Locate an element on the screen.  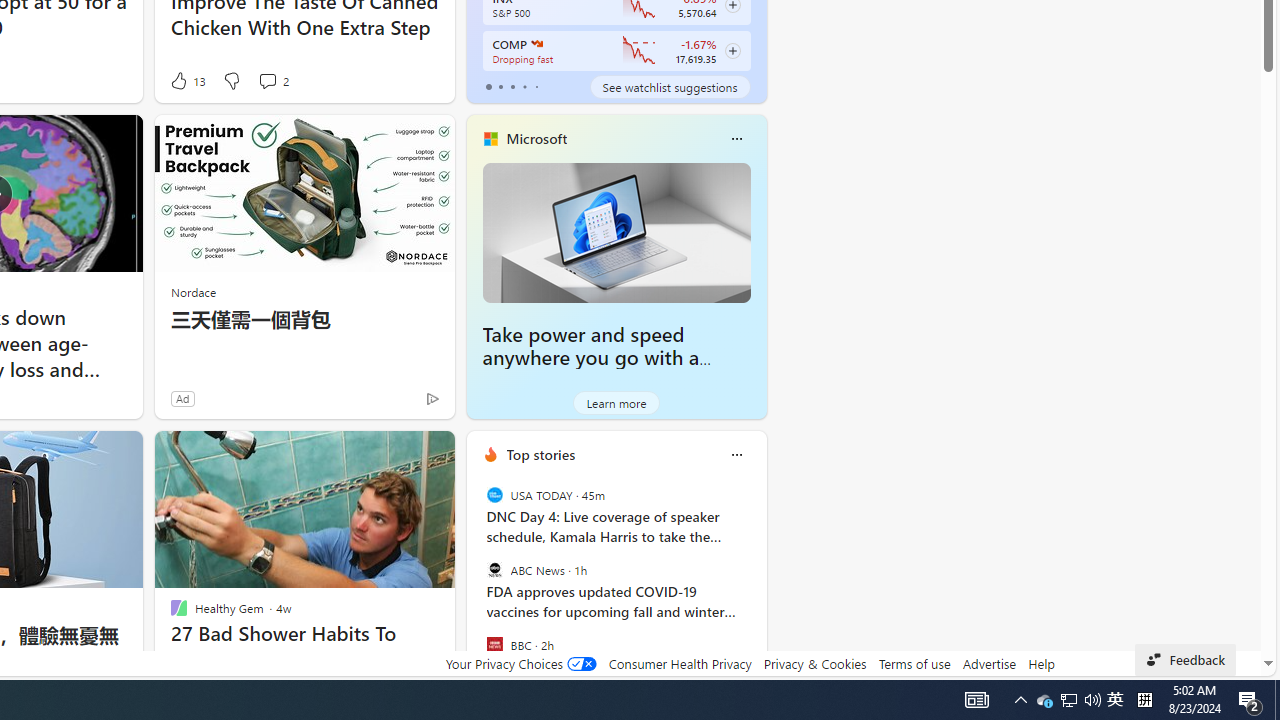
'Take power and speed anywhere you go with a Windows laptop.' is located at coordinates (615, 231).